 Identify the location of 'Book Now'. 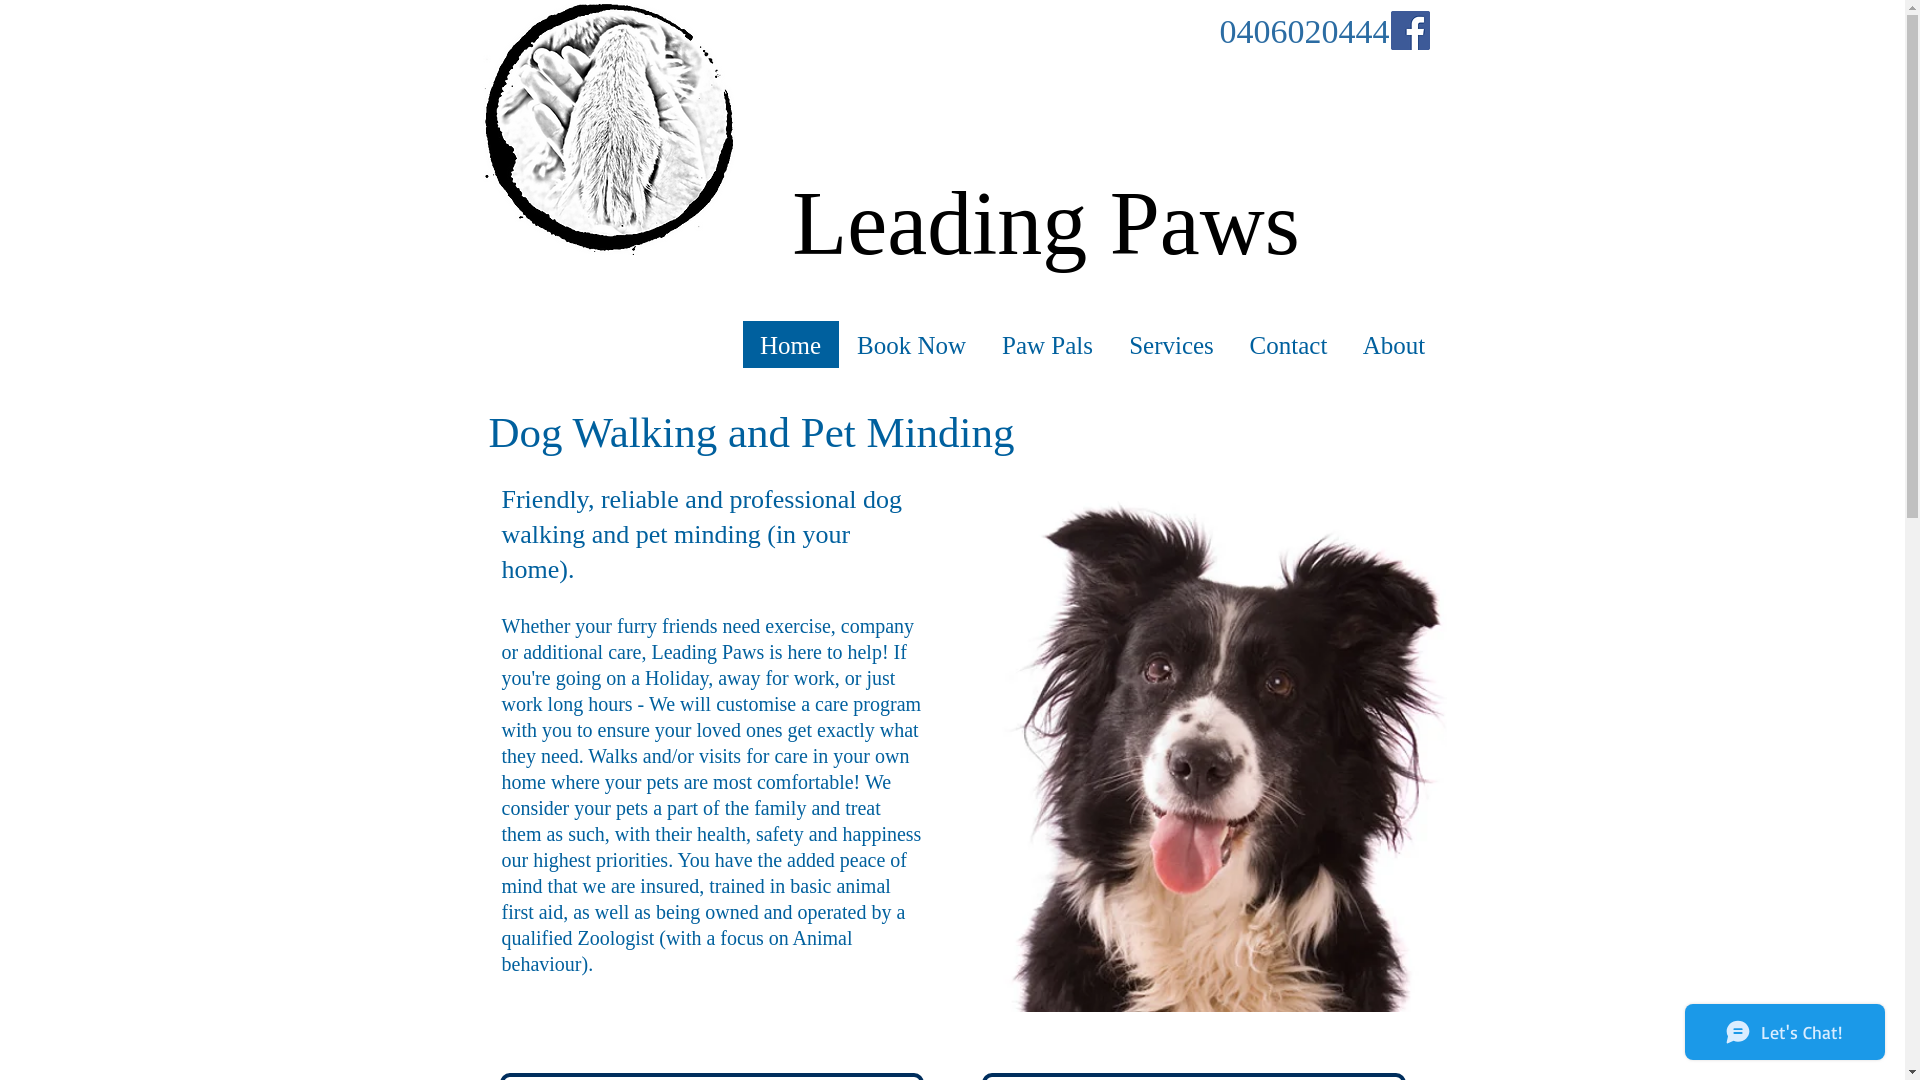
(909, 344).